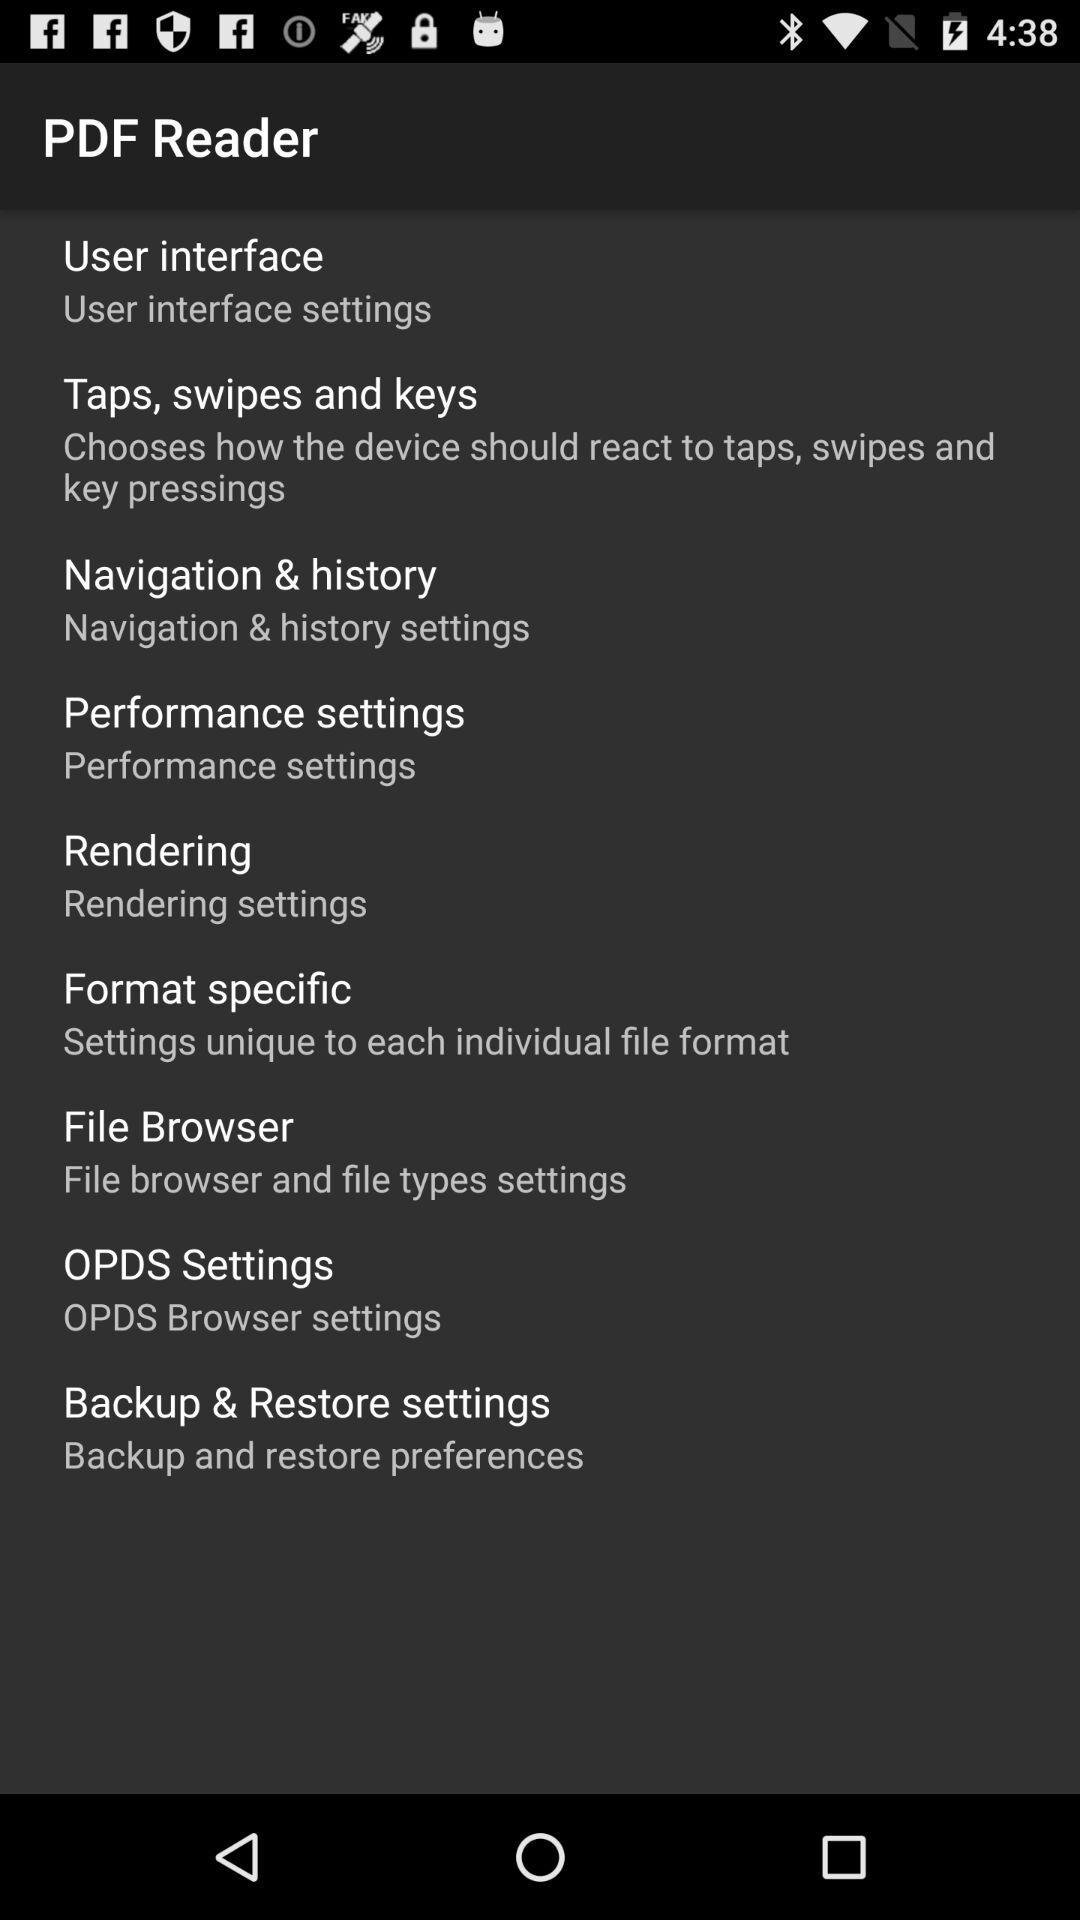 The image size is (1080, 1920). I want to click on the icon above the file browser item, so click(425, 1040).